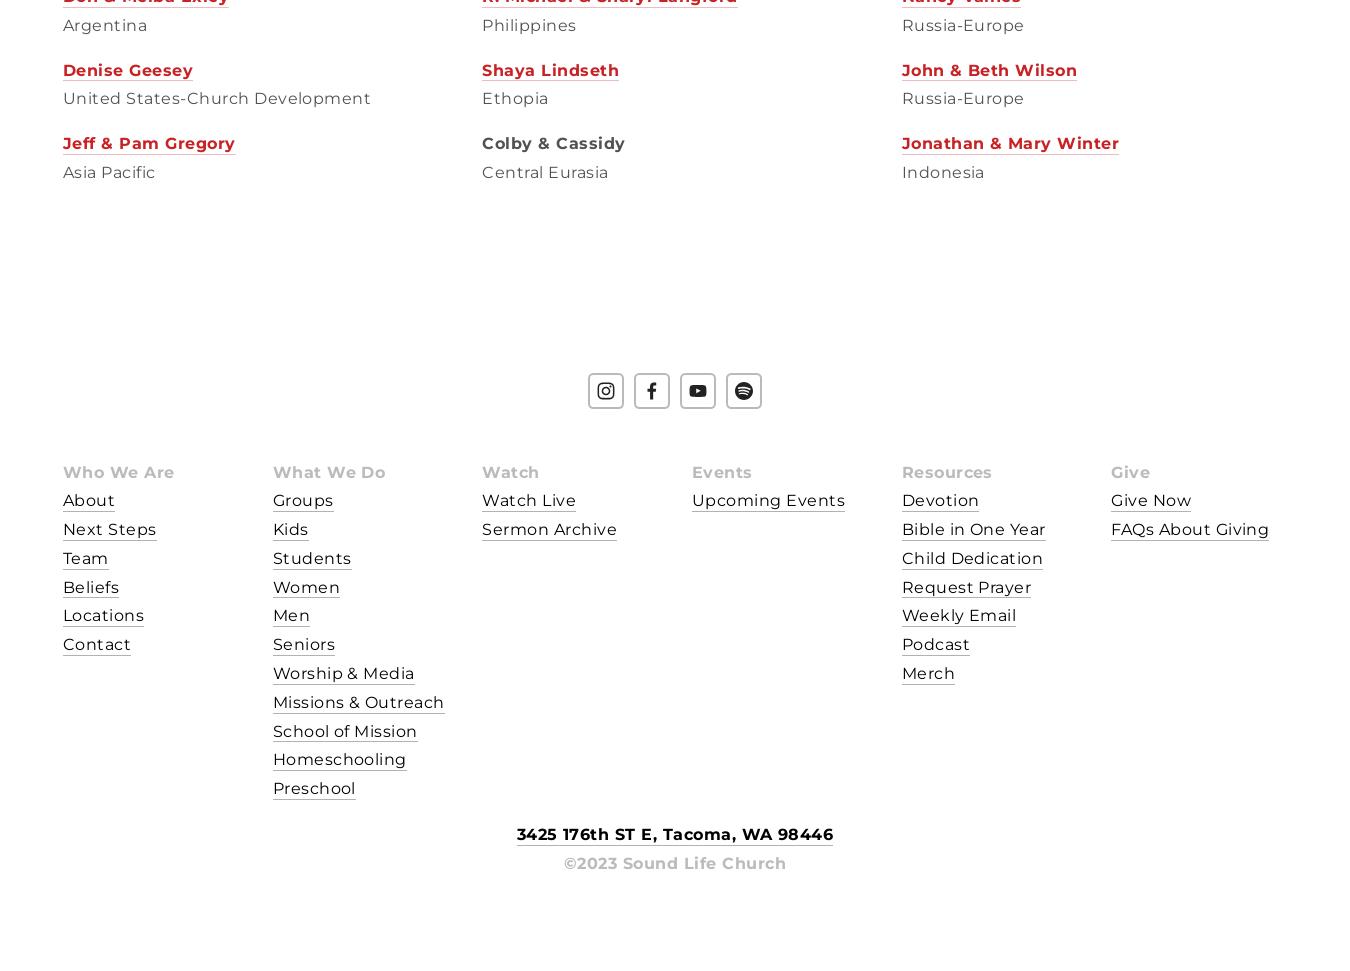 This screenshot has height=971, width=1350. I want to click on 'Missions & Outreach', so click(271, 701).